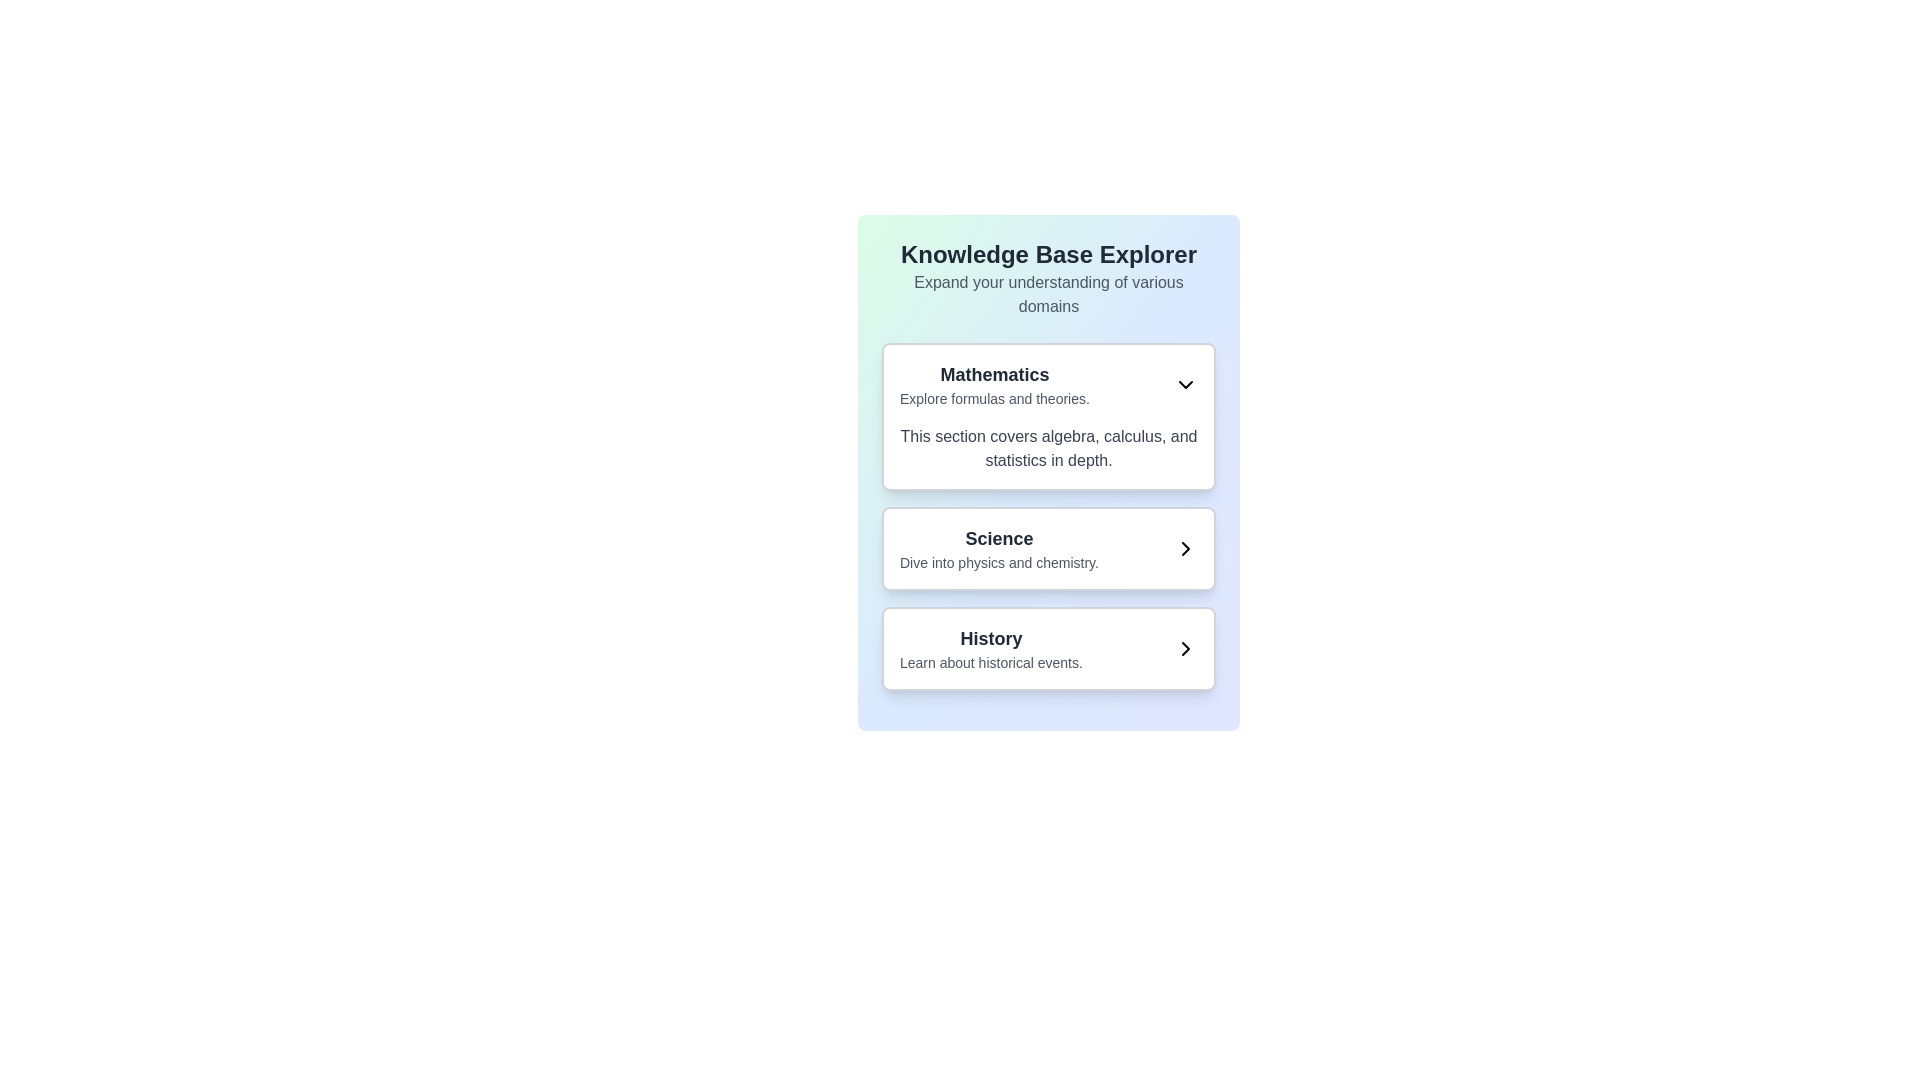 The width and height of the screenshot is (1920, 1080). What do you see at coordinates (991, 648) in the screenshot?
I see `text content which is a bold heading 'History' followed by a description 'Learn about historical events.' located in the 'Knowledge Base Explorer' section` at bounding box center [991, 648].